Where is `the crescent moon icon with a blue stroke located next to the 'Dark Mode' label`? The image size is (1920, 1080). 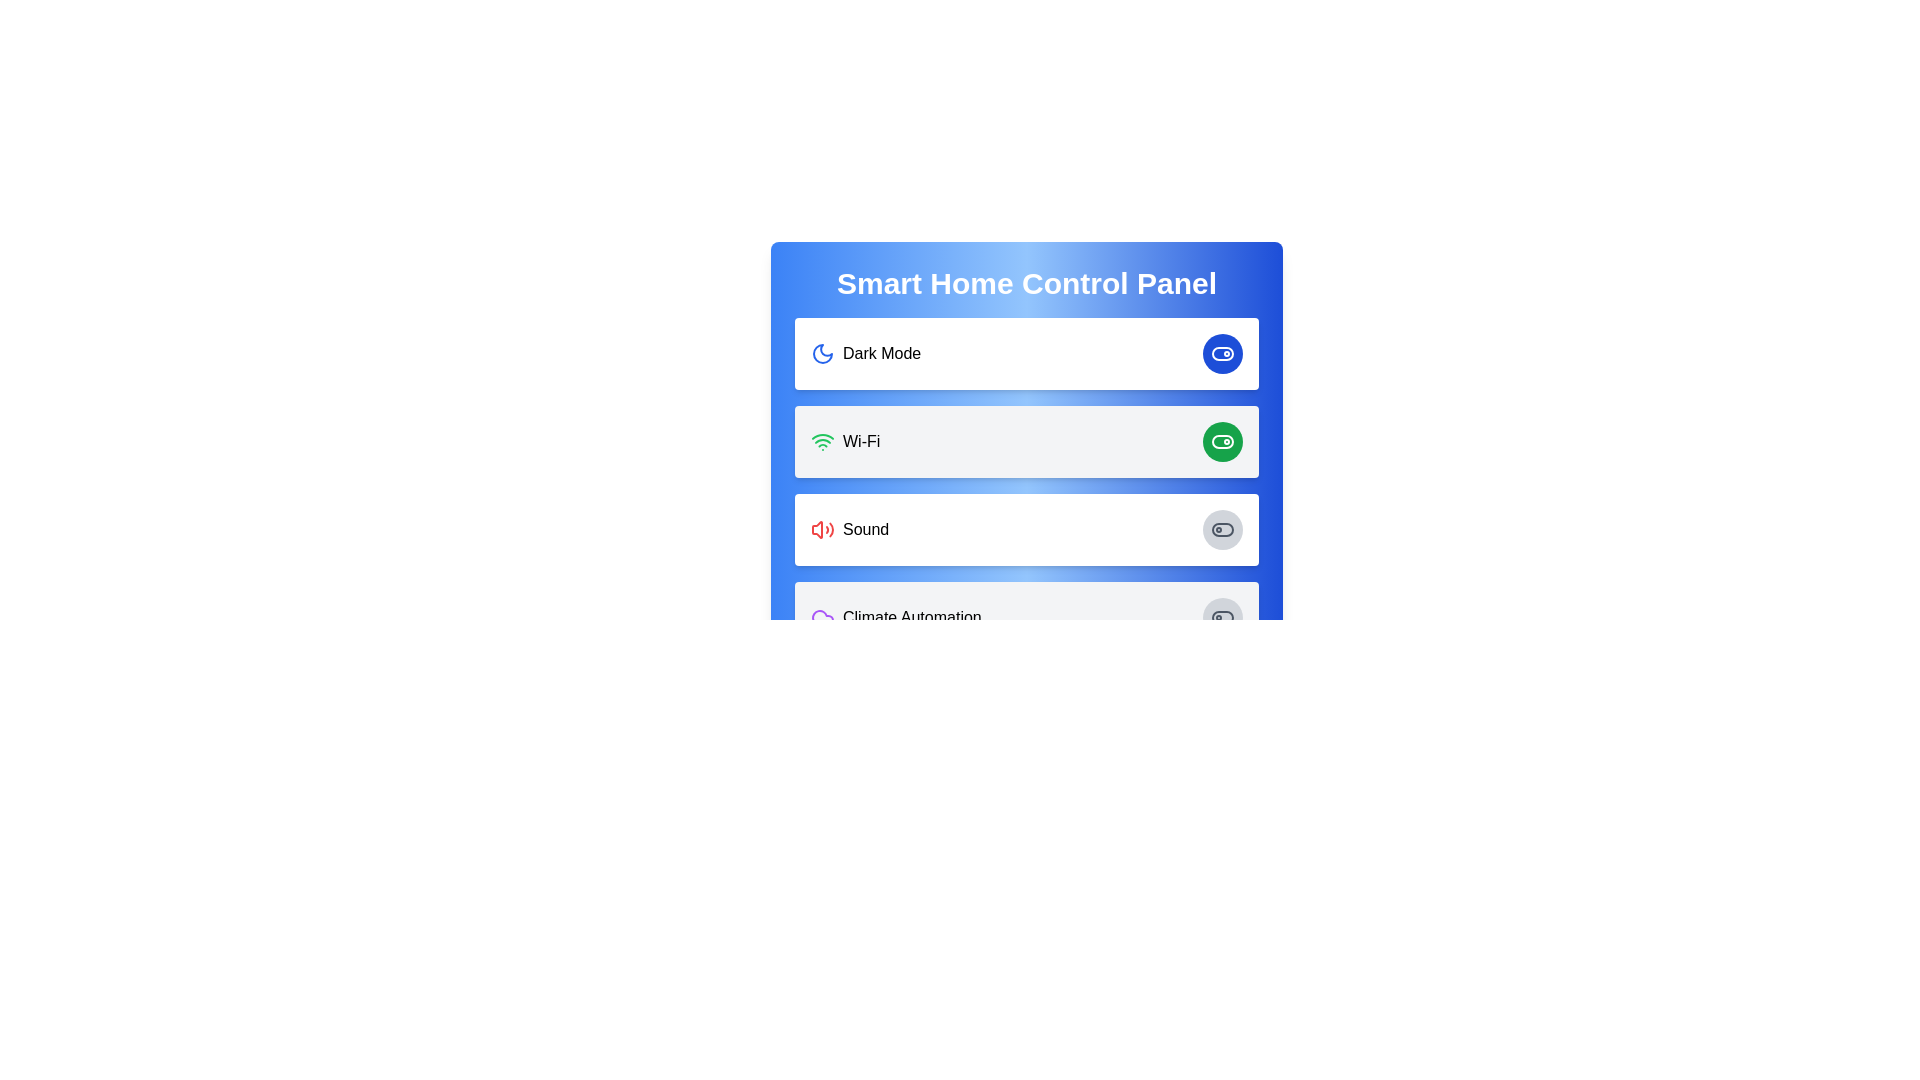 the crescent moon icon with a blue stroke located next to the 'Dark Mode' label is located at coordinates (822, 353).